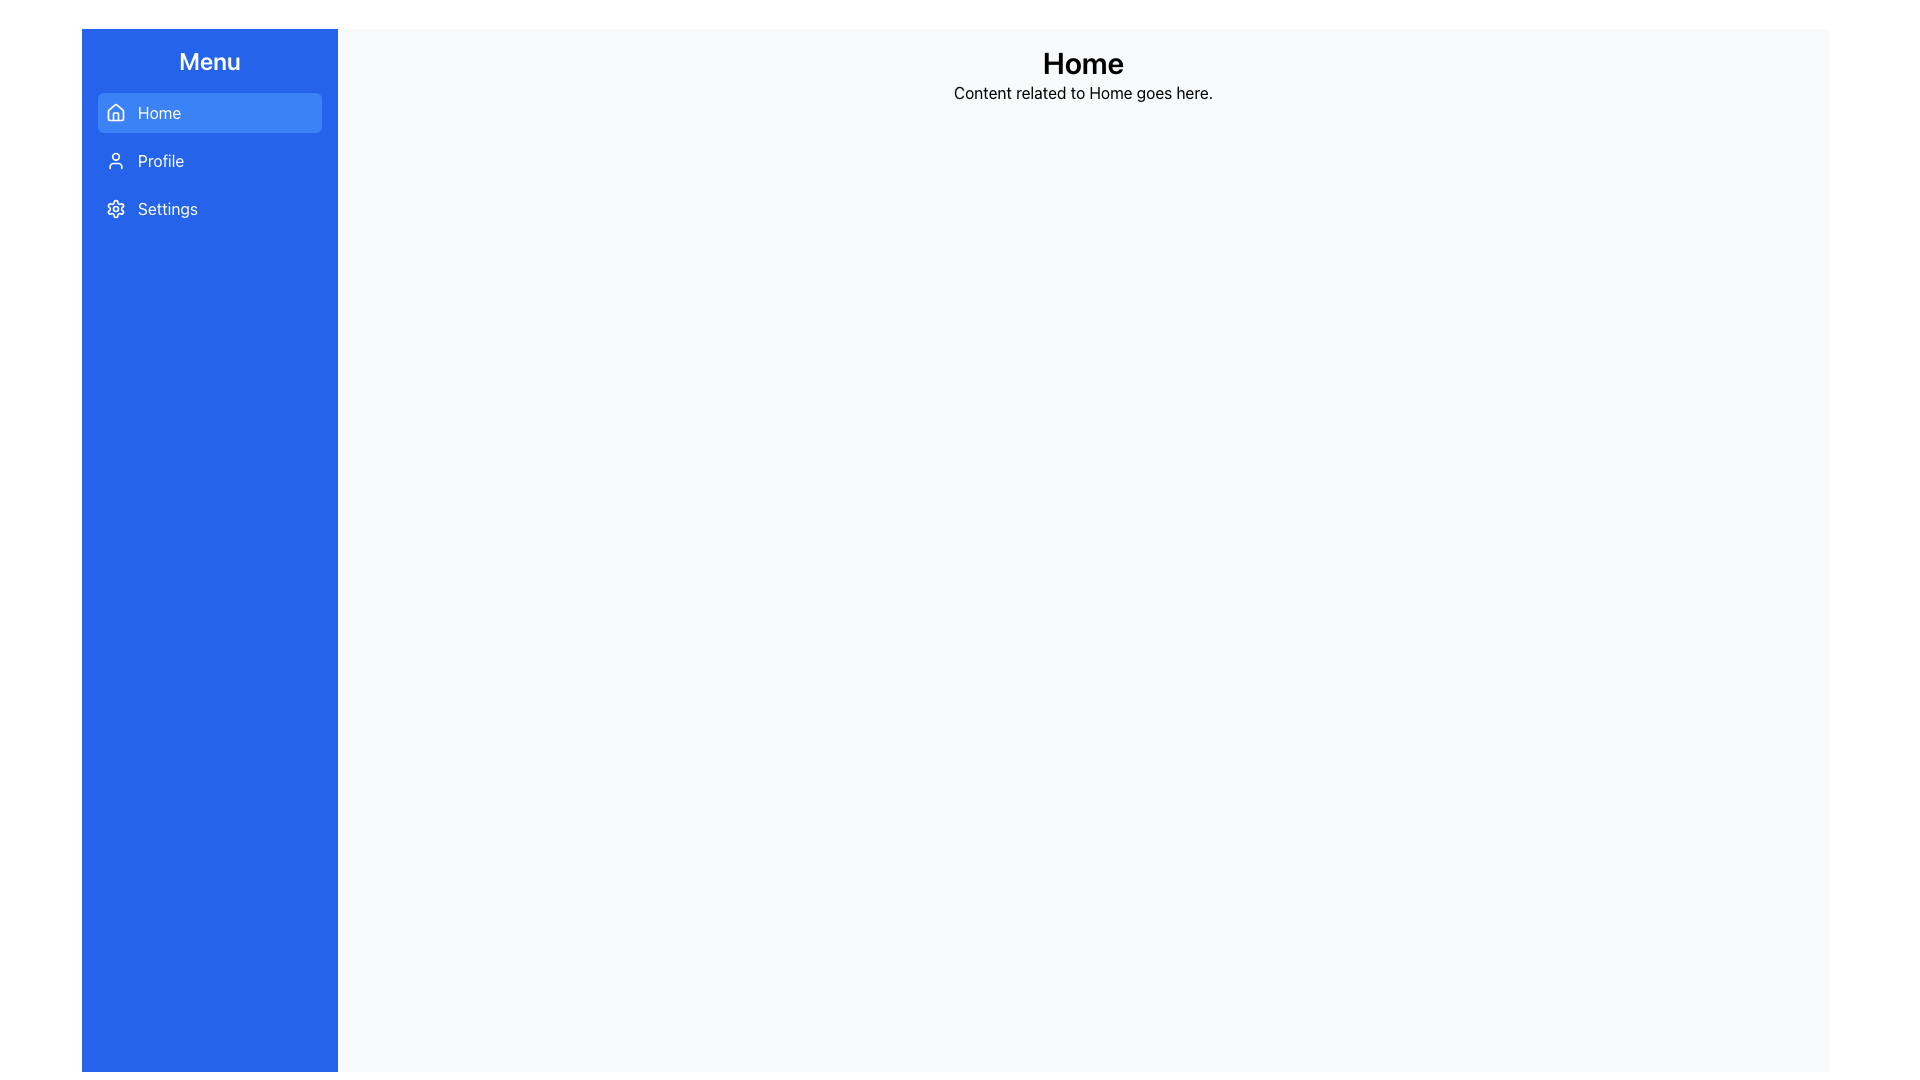 Image resolution: width=1920 pixels, height=1080 pixels. I want to click on the cogwheel-shaped icon representing settings, which is located to the left of the 'Settings' label in the vertical navigation bar, so click(114, 208).